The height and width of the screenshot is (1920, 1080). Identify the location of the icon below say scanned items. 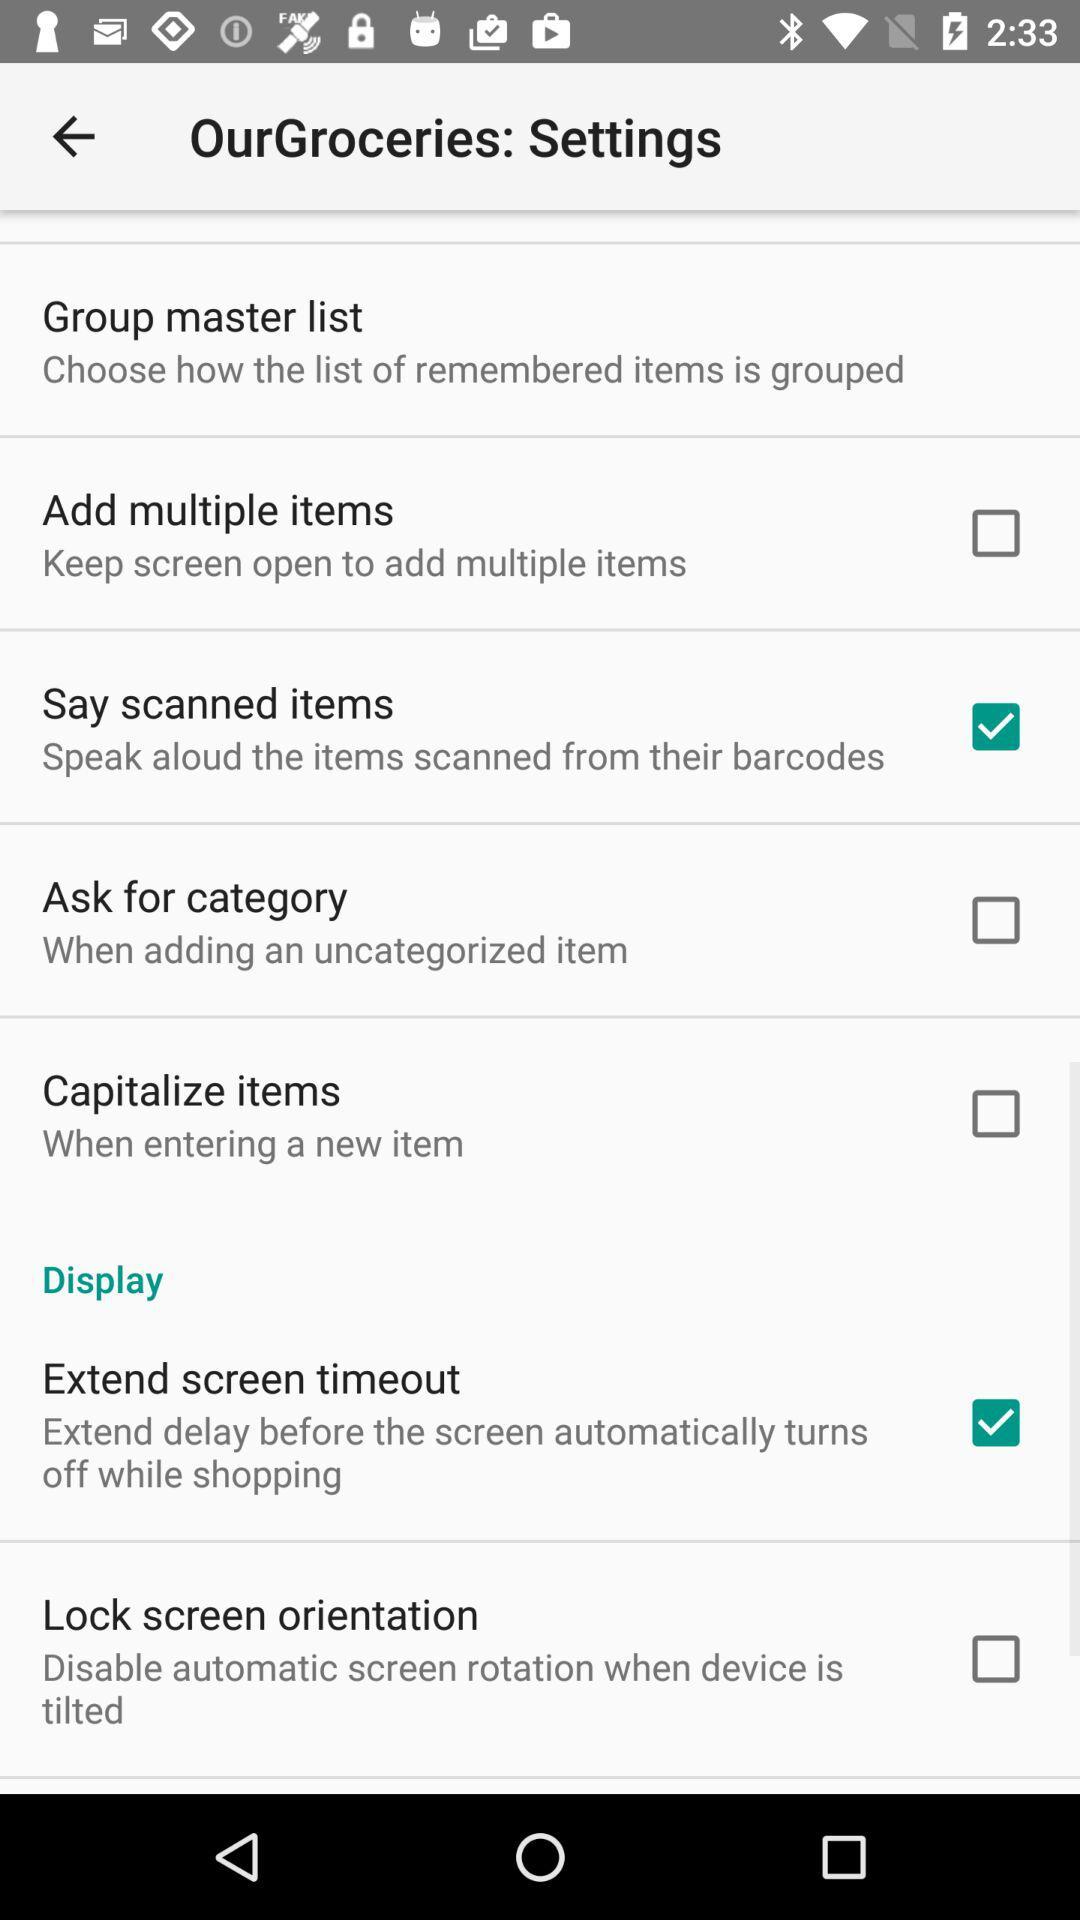
(463, 754).